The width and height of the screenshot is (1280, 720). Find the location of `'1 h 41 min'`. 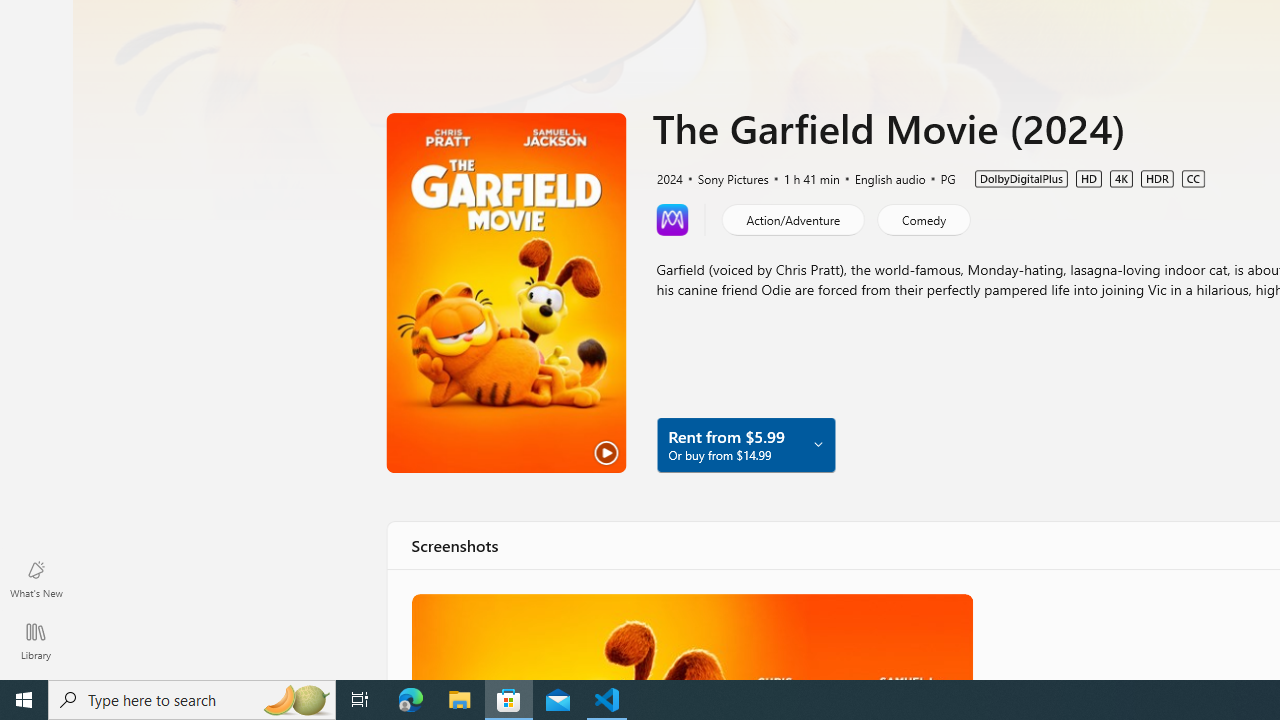

'1 h 41 min' is located at coordinates (803, 177).